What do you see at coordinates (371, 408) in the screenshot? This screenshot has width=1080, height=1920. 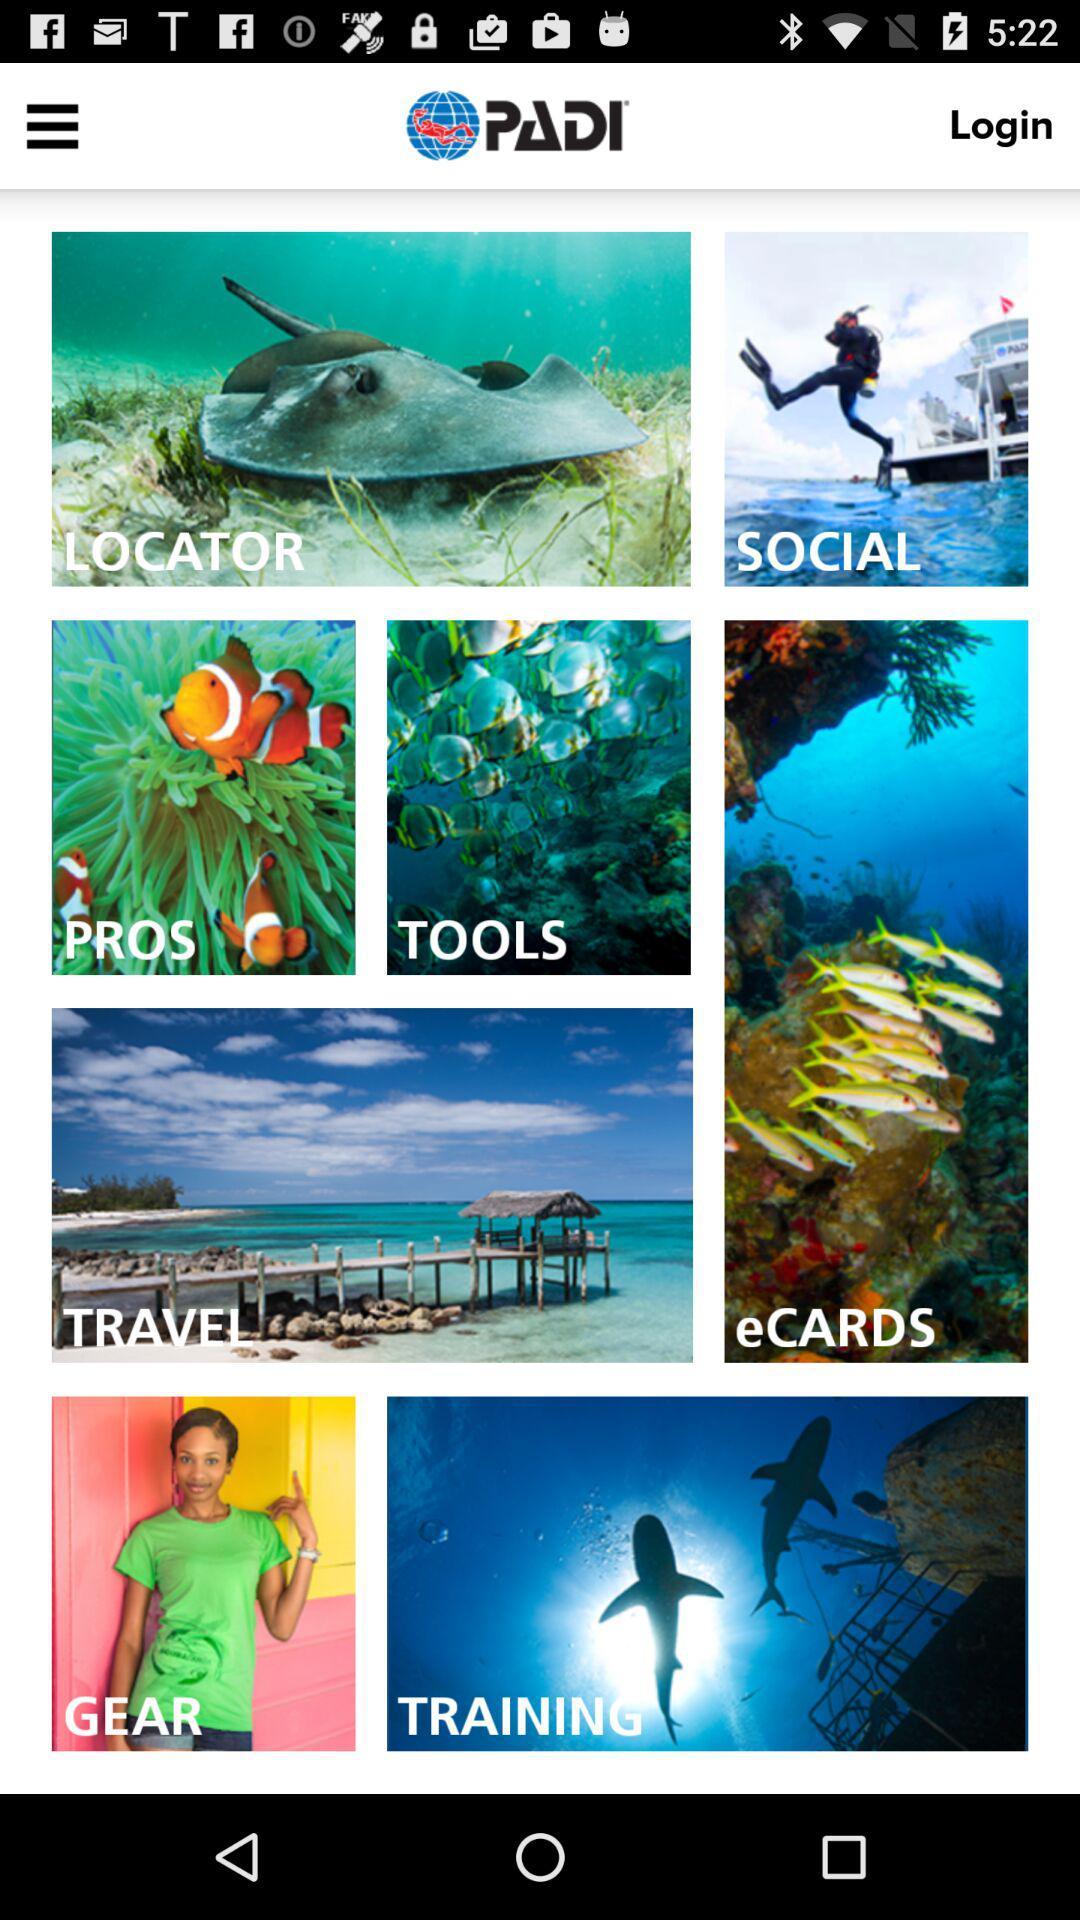 I see `access the locator` at bounding box center [371, 408].